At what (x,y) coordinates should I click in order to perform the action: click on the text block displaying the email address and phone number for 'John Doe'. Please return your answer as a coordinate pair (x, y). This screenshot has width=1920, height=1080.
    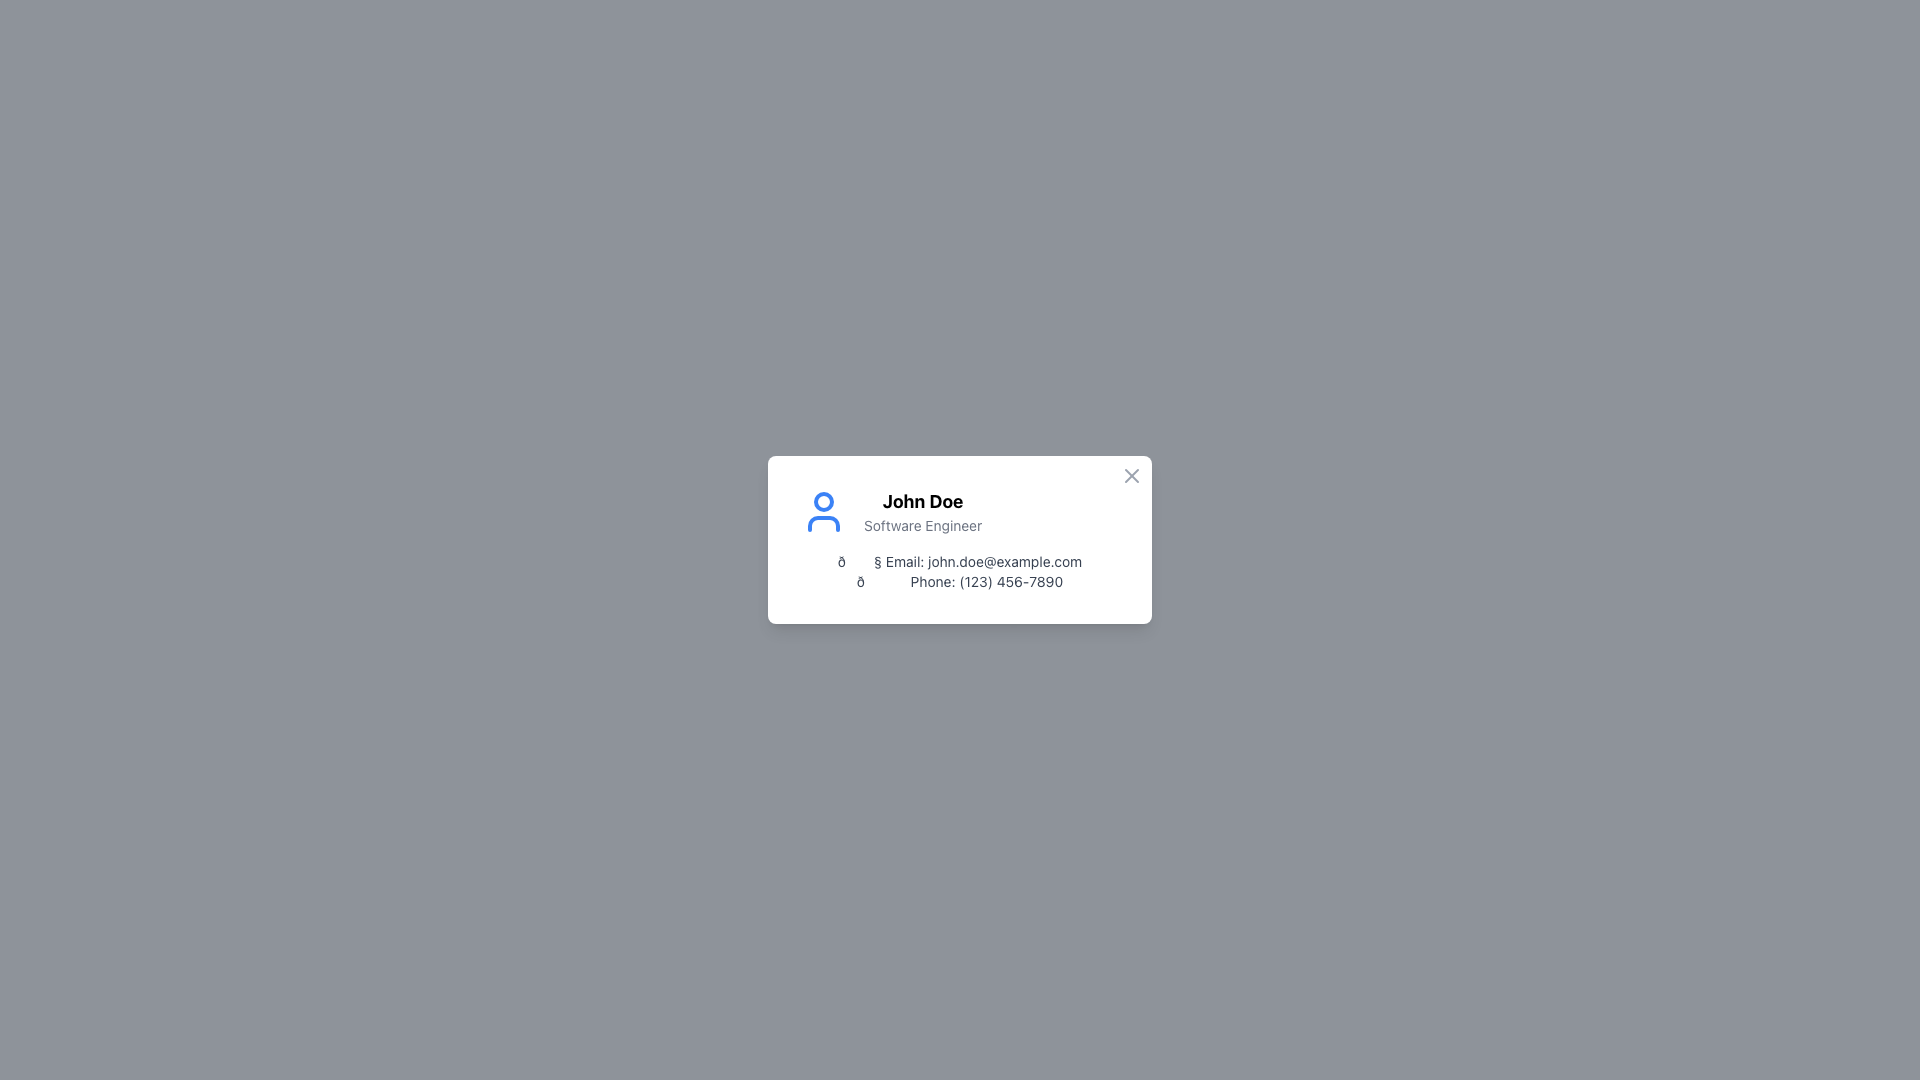
    Looking at the image, I should click on (960, 571).